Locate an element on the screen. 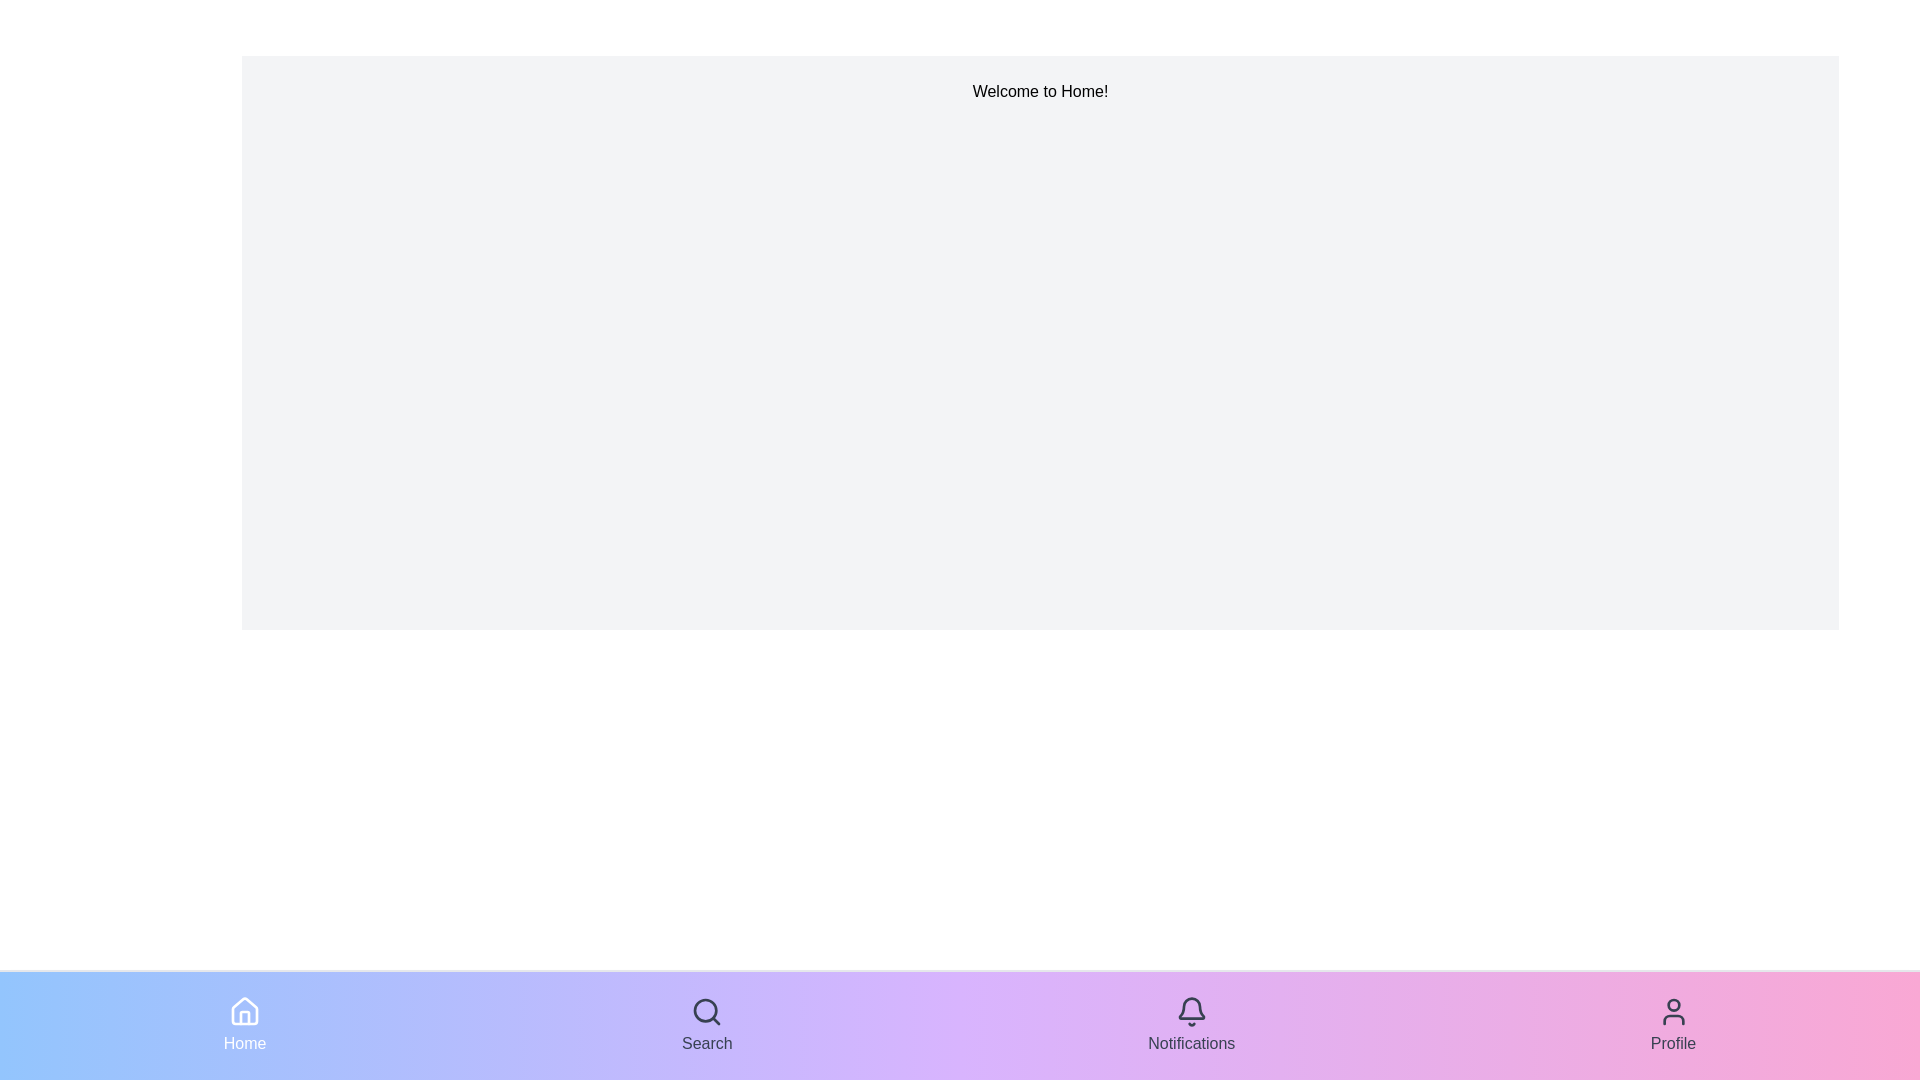  the 'Home' text label in the bottom navigation bar, which is styled in white on a gradient blue to purple background and is located below the home icon is located at coordinates (244, 1043).